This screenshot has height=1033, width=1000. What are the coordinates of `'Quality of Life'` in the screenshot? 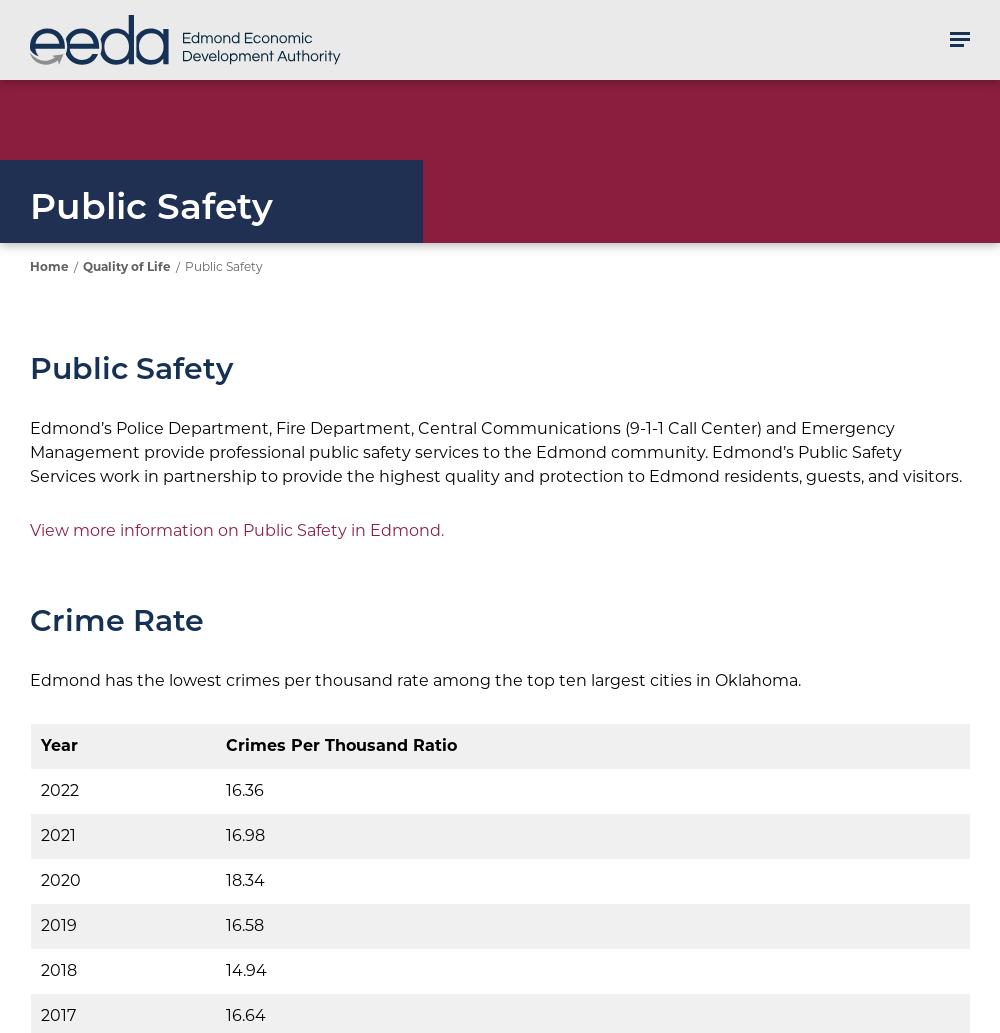 It's located at (127, 265).